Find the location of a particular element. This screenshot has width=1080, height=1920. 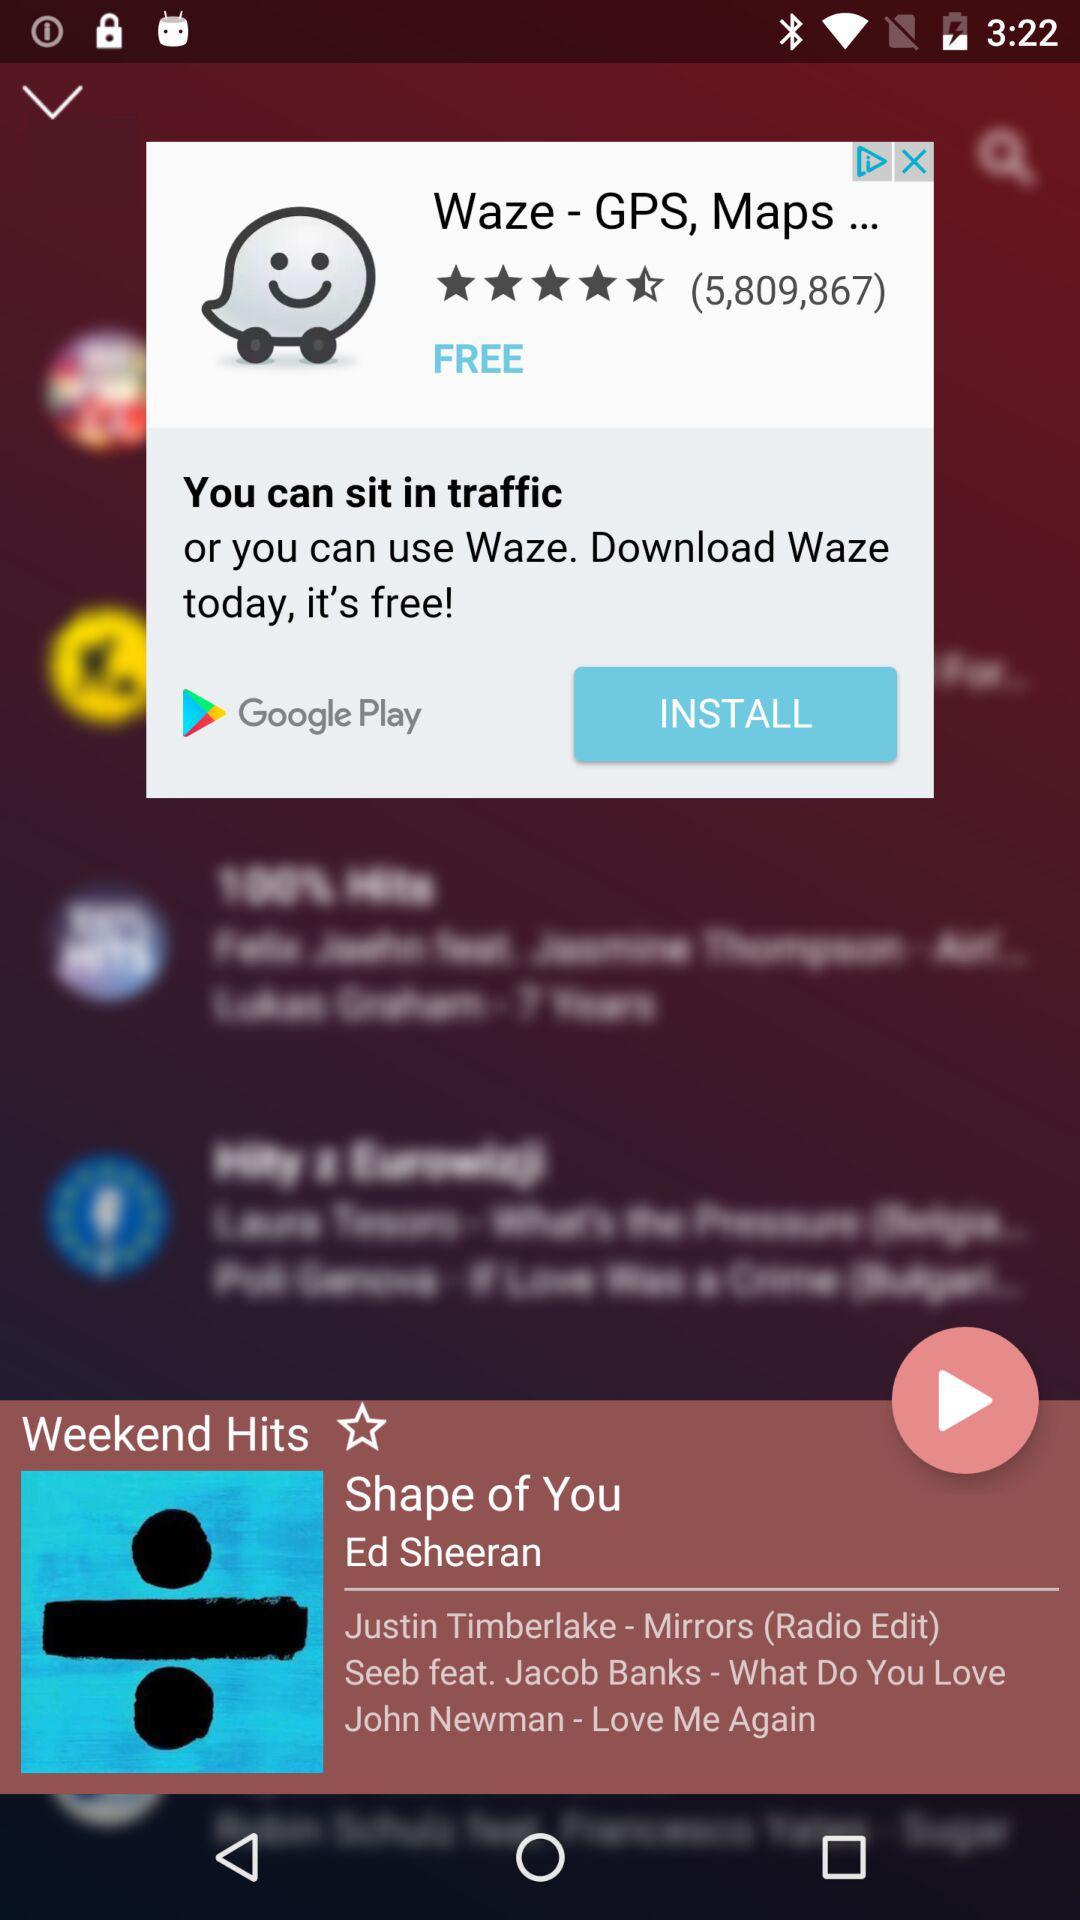

favourite icon is located at coordinates (352, 1429).